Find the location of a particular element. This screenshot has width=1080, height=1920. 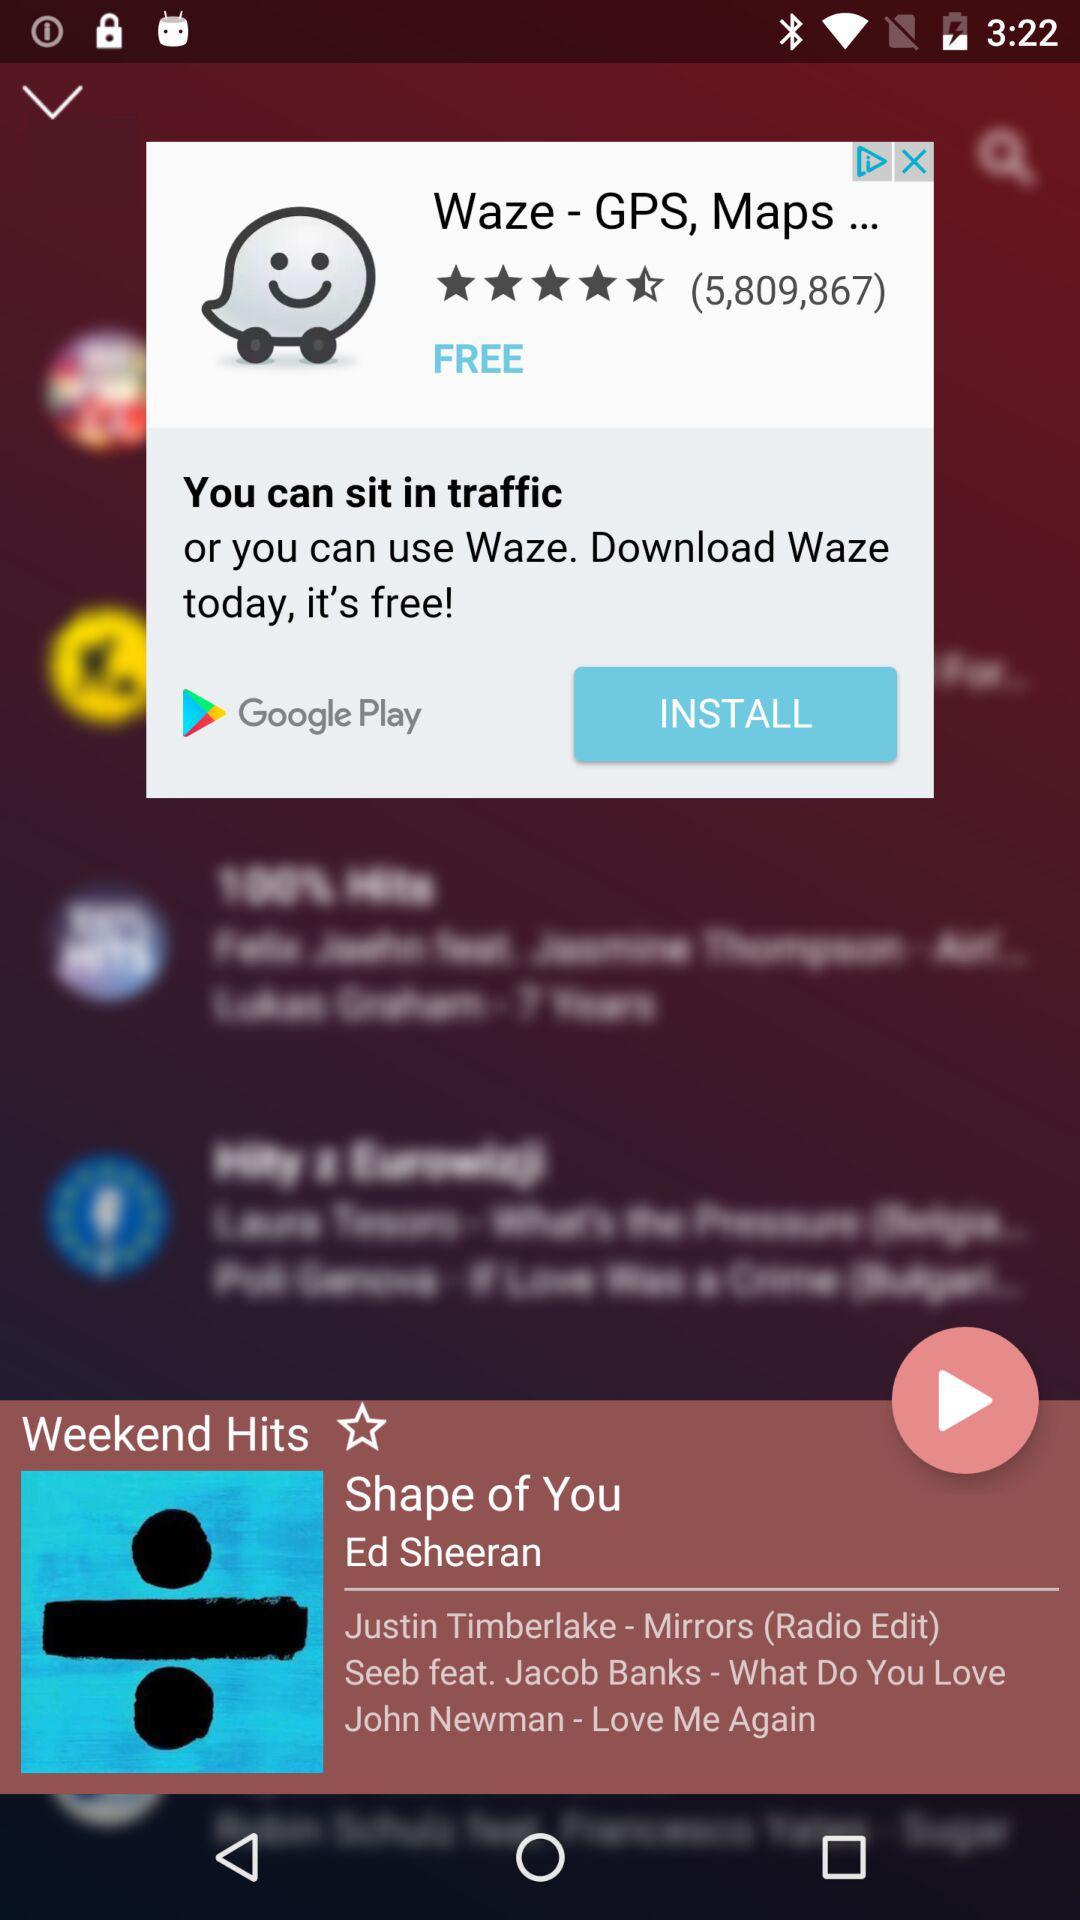

favourite icon is located at coordinates (352, 1429).